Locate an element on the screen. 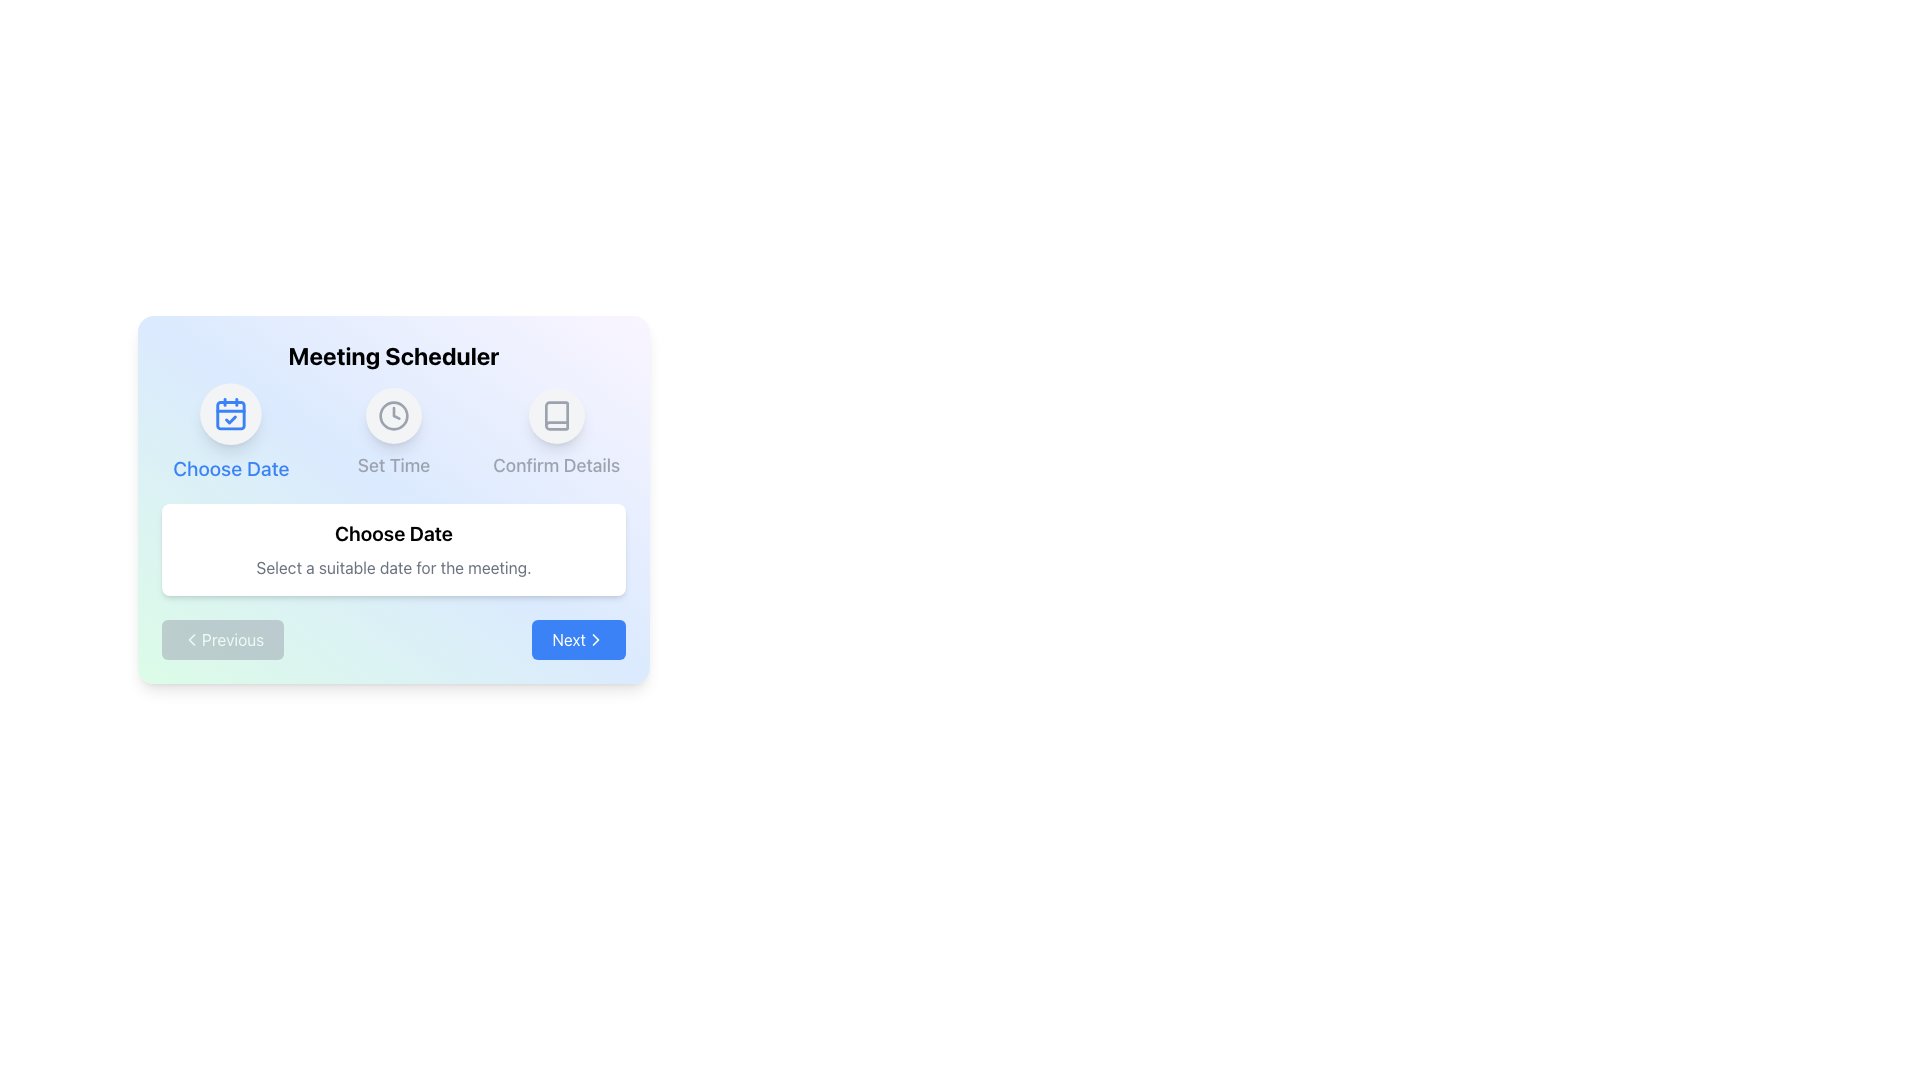 The width and height of the screenshot is (1920, 1080). the graphical indicator icon for the 'Set Time' function, located above the text 'Set Time' in the horizontal navigation section is located at coordinates (393, 415).